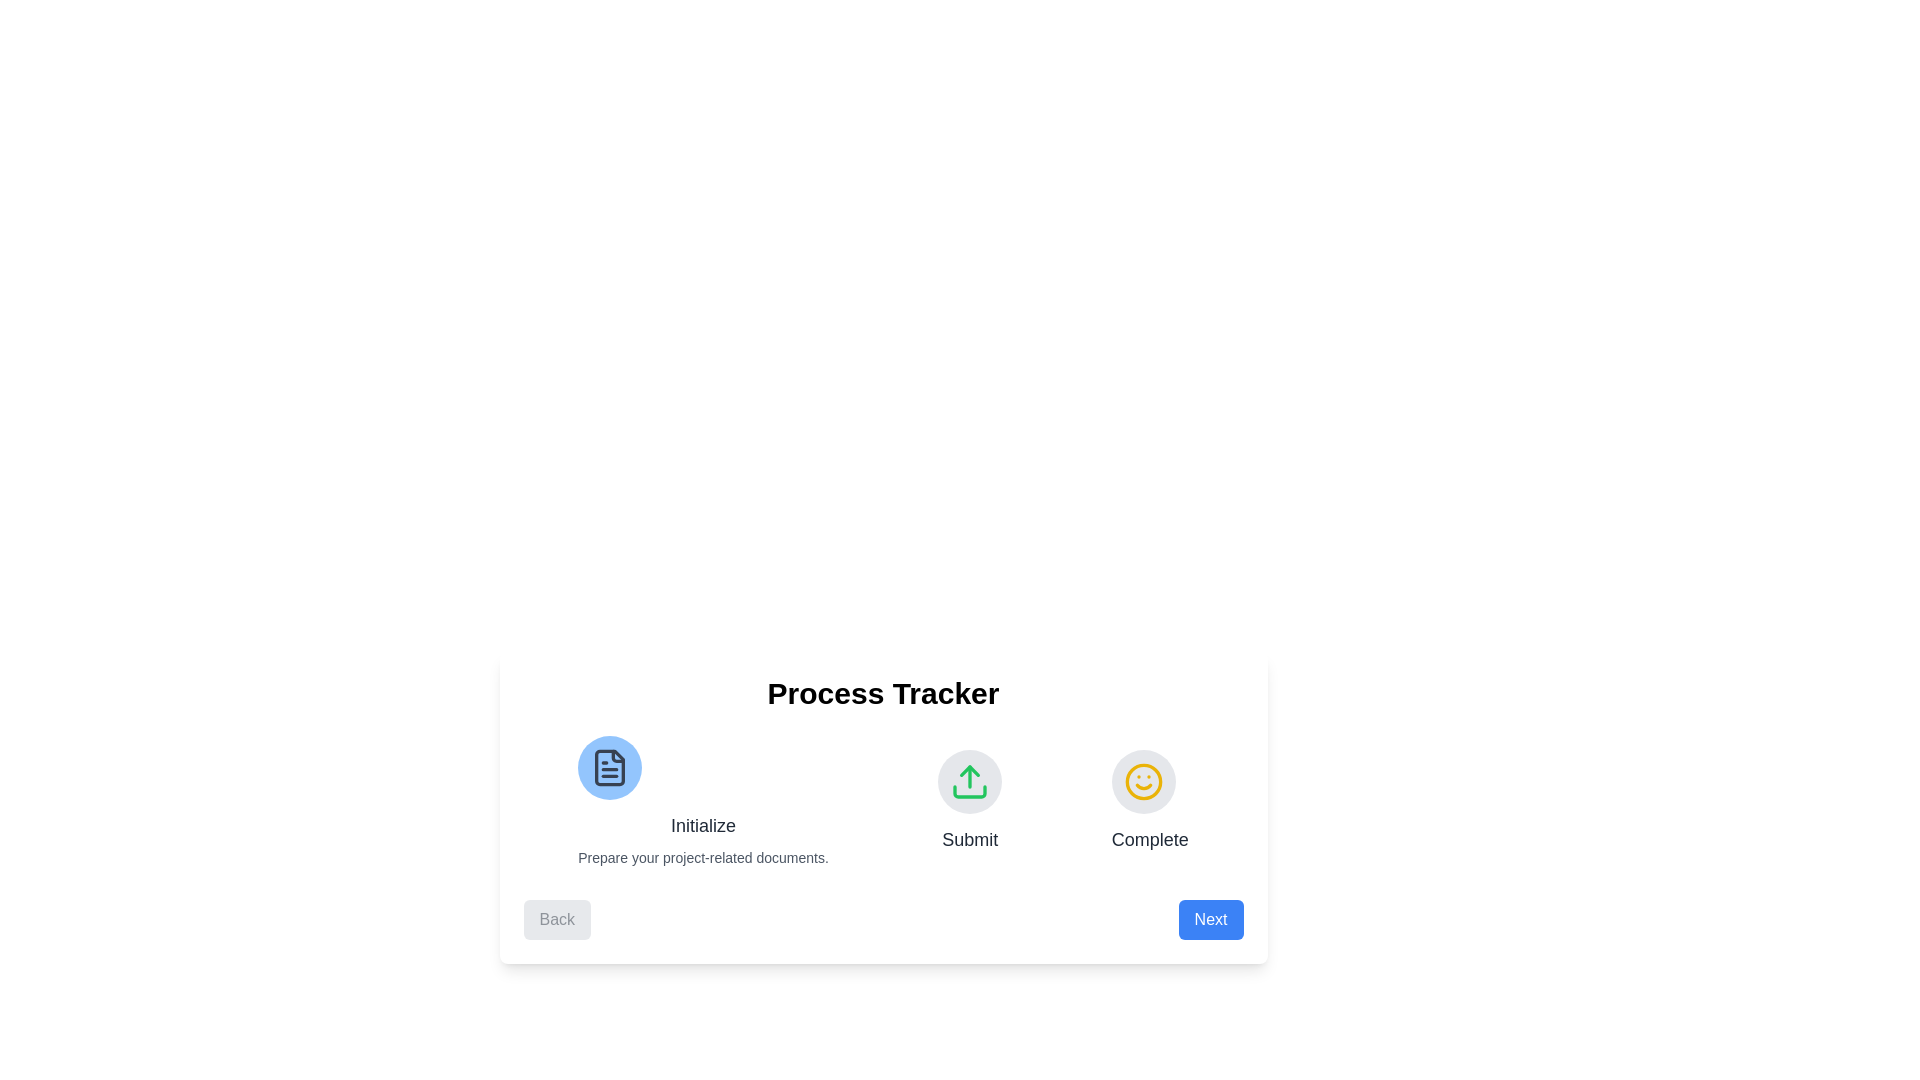  I want to click on 'Next' button to advance to the next step, so click(1210, 920).